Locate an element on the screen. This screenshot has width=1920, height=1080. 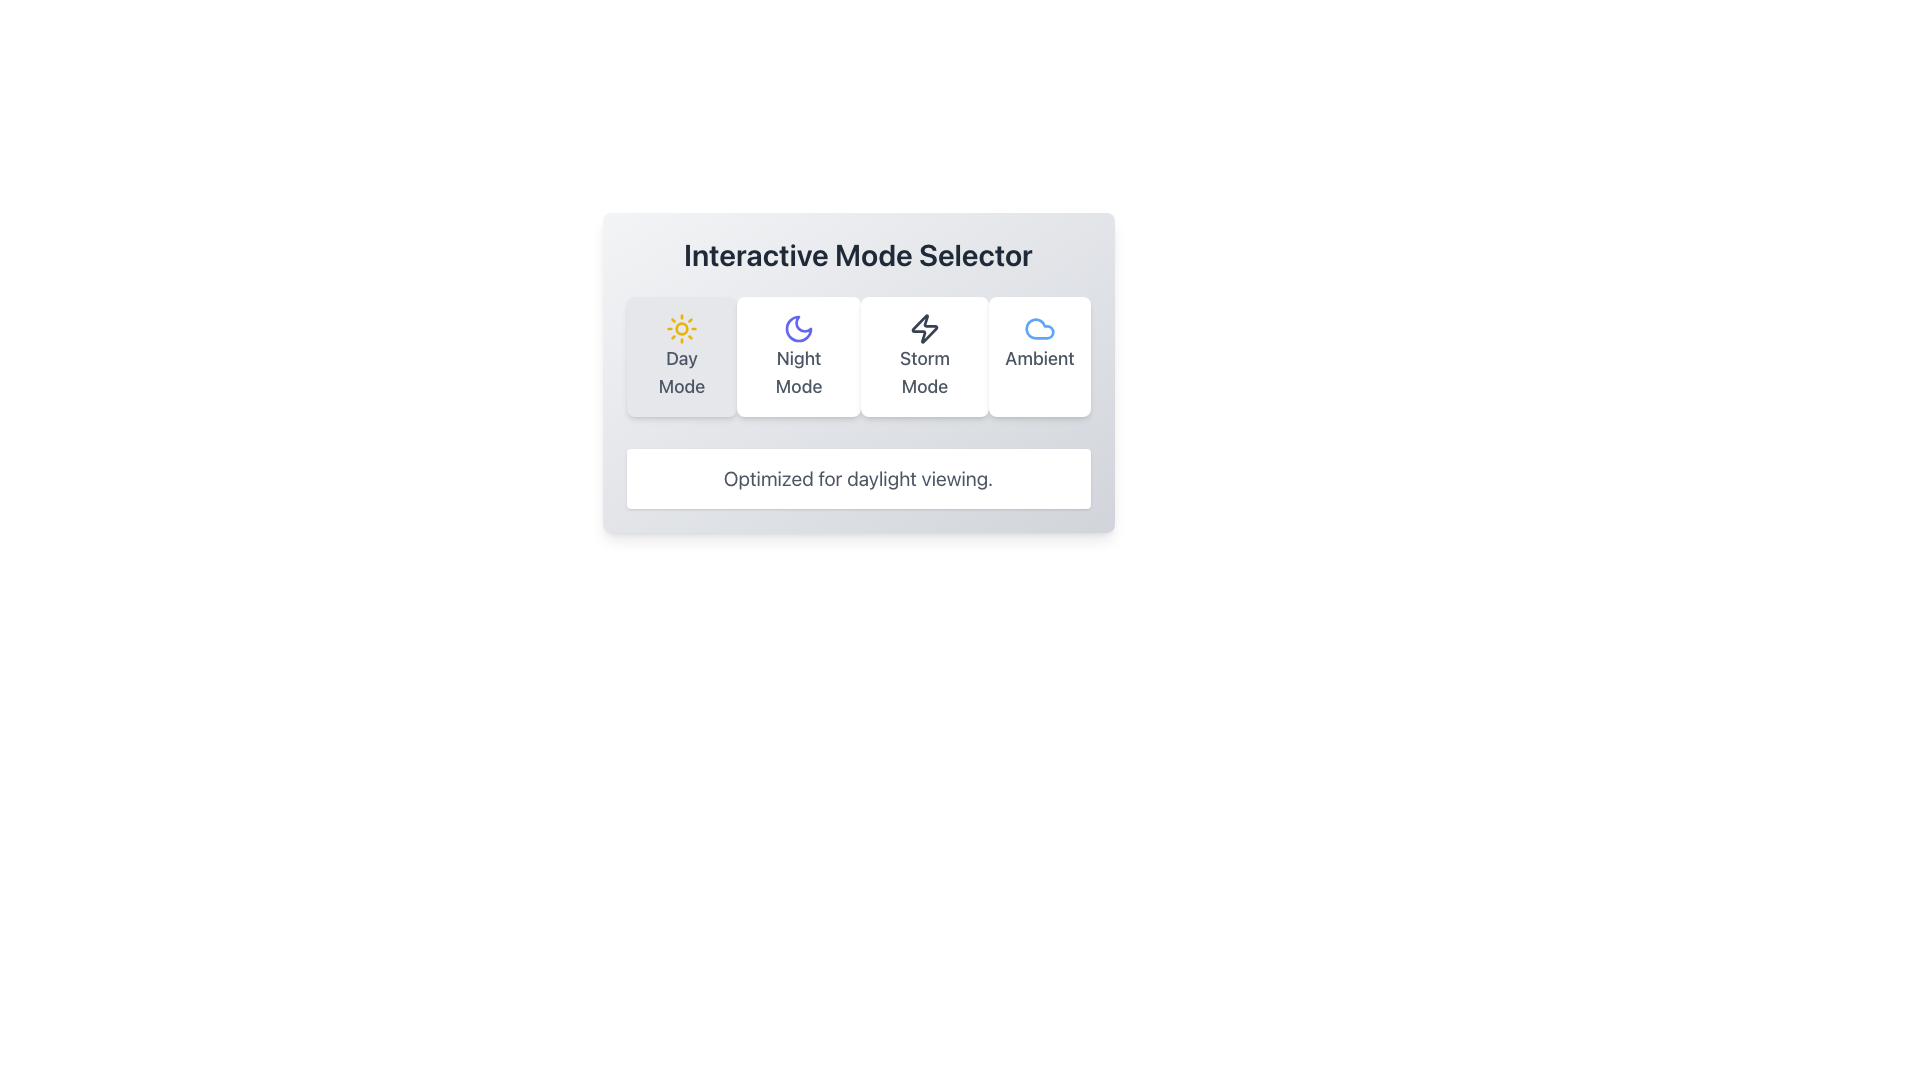
the 'Day Mode' button, which is visually represented by a sun icon is located at coordinates (681, 327).